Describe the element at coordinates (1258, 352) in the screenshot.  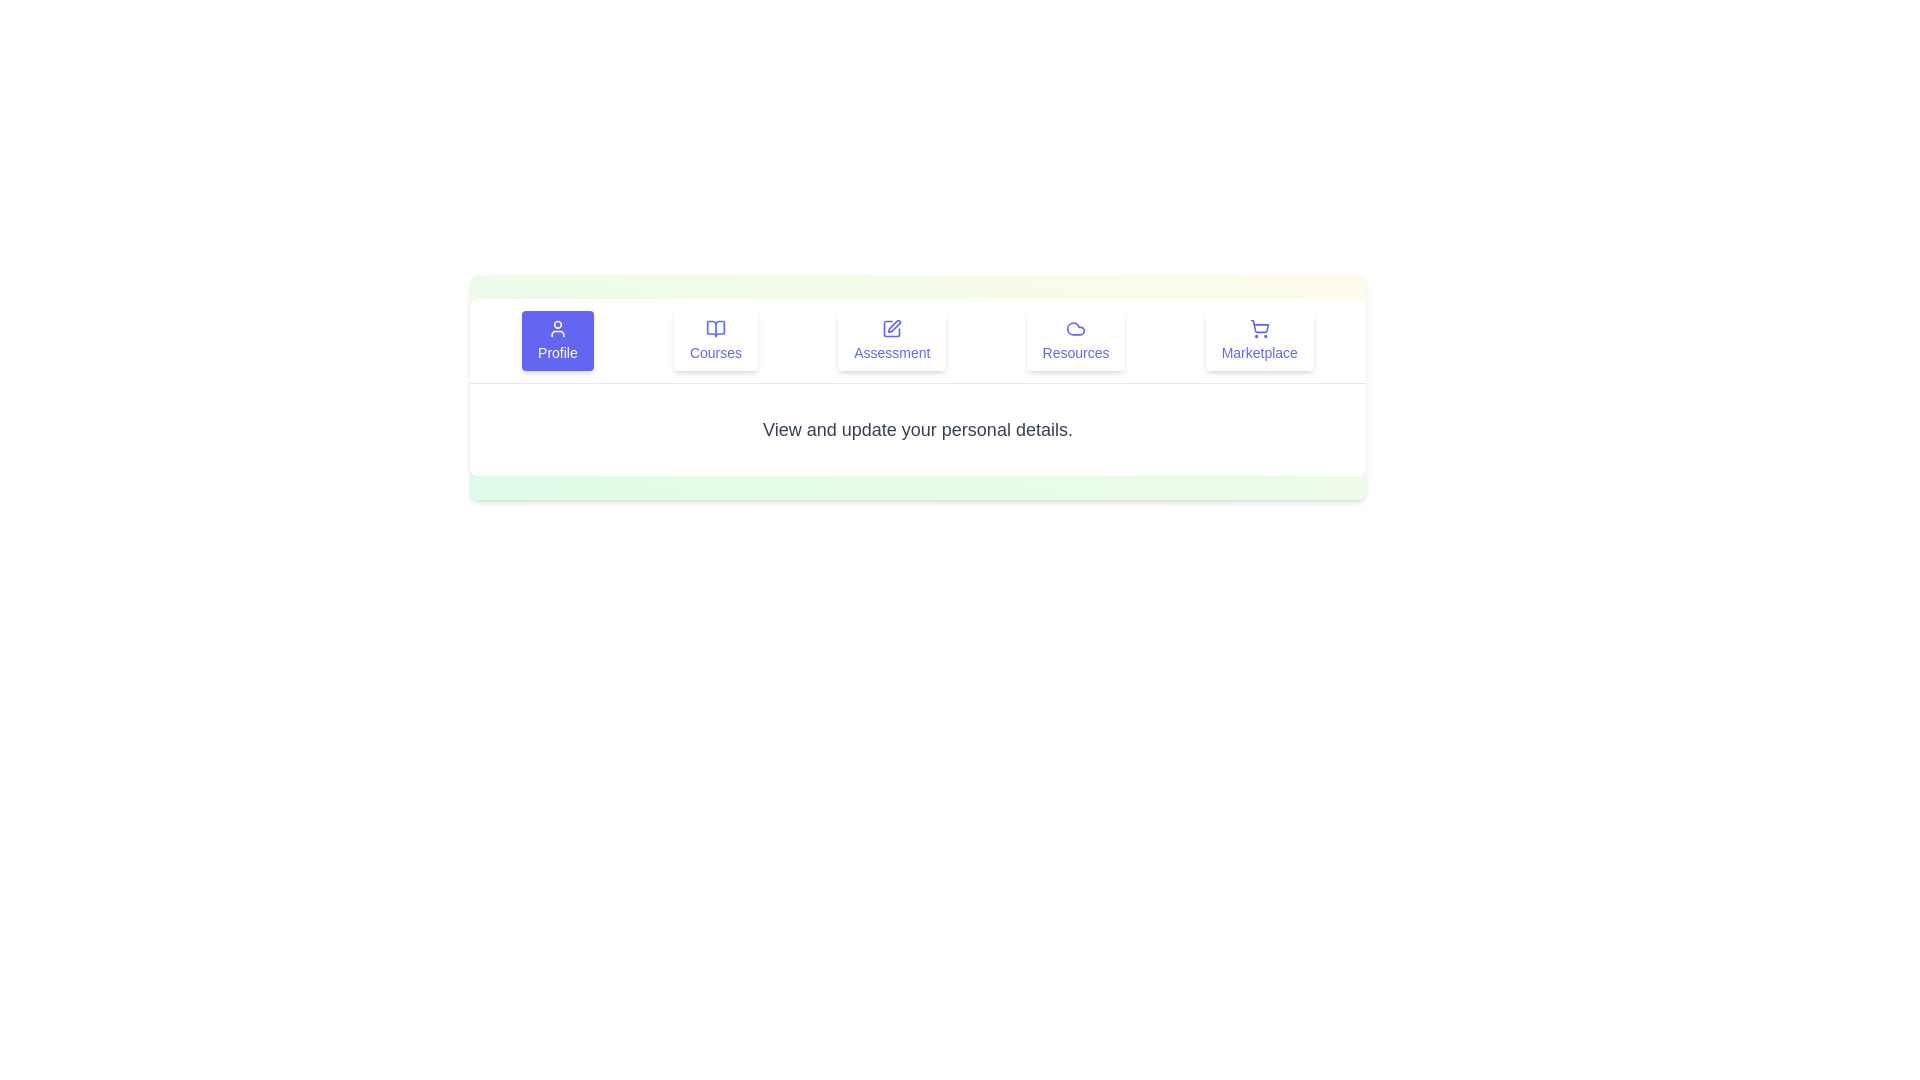
I see `the 'Marketplace' text label, which is part of the navigation bar and is located below the shopping cart icon` at that location.